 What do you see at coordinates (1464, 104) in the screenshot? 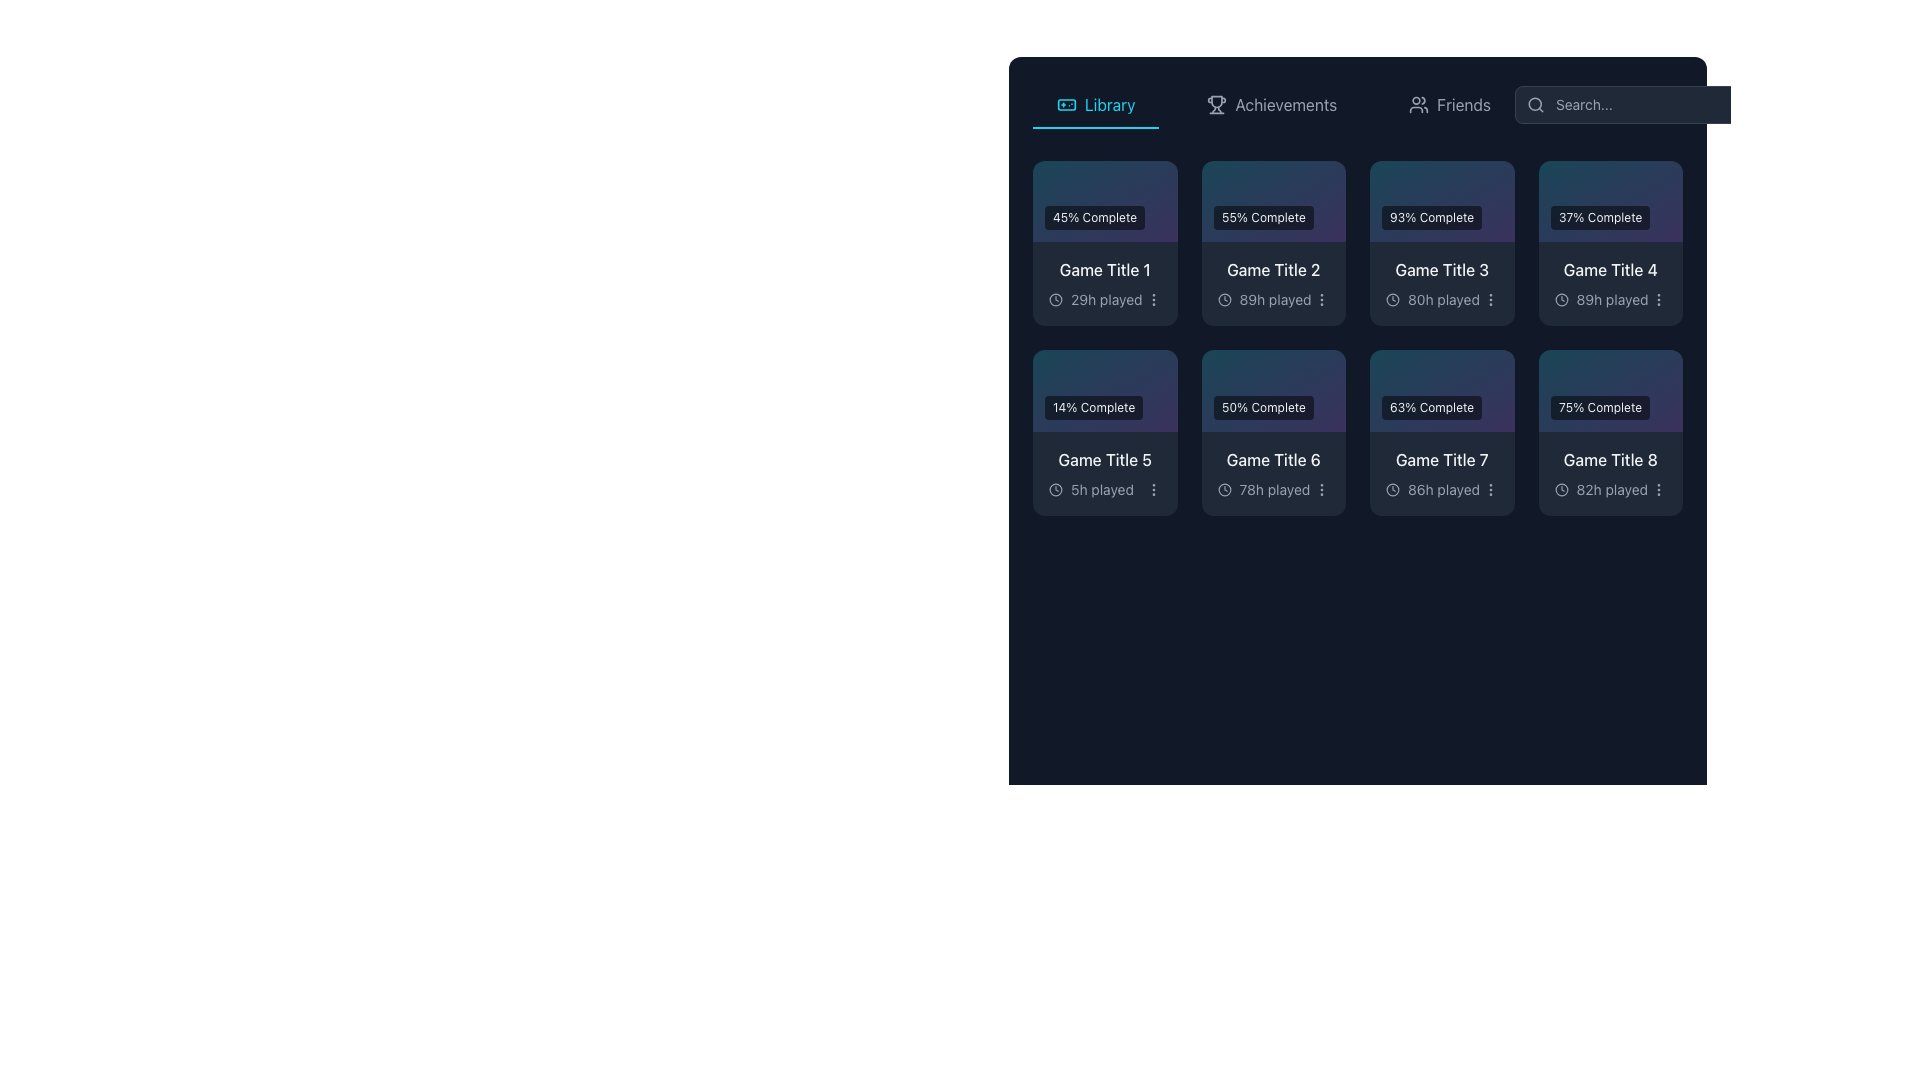
I see `the 'Friends' text label located in the top-right navigation bar, positioned to the left of the search bar` at bounding box center [1464, 104].